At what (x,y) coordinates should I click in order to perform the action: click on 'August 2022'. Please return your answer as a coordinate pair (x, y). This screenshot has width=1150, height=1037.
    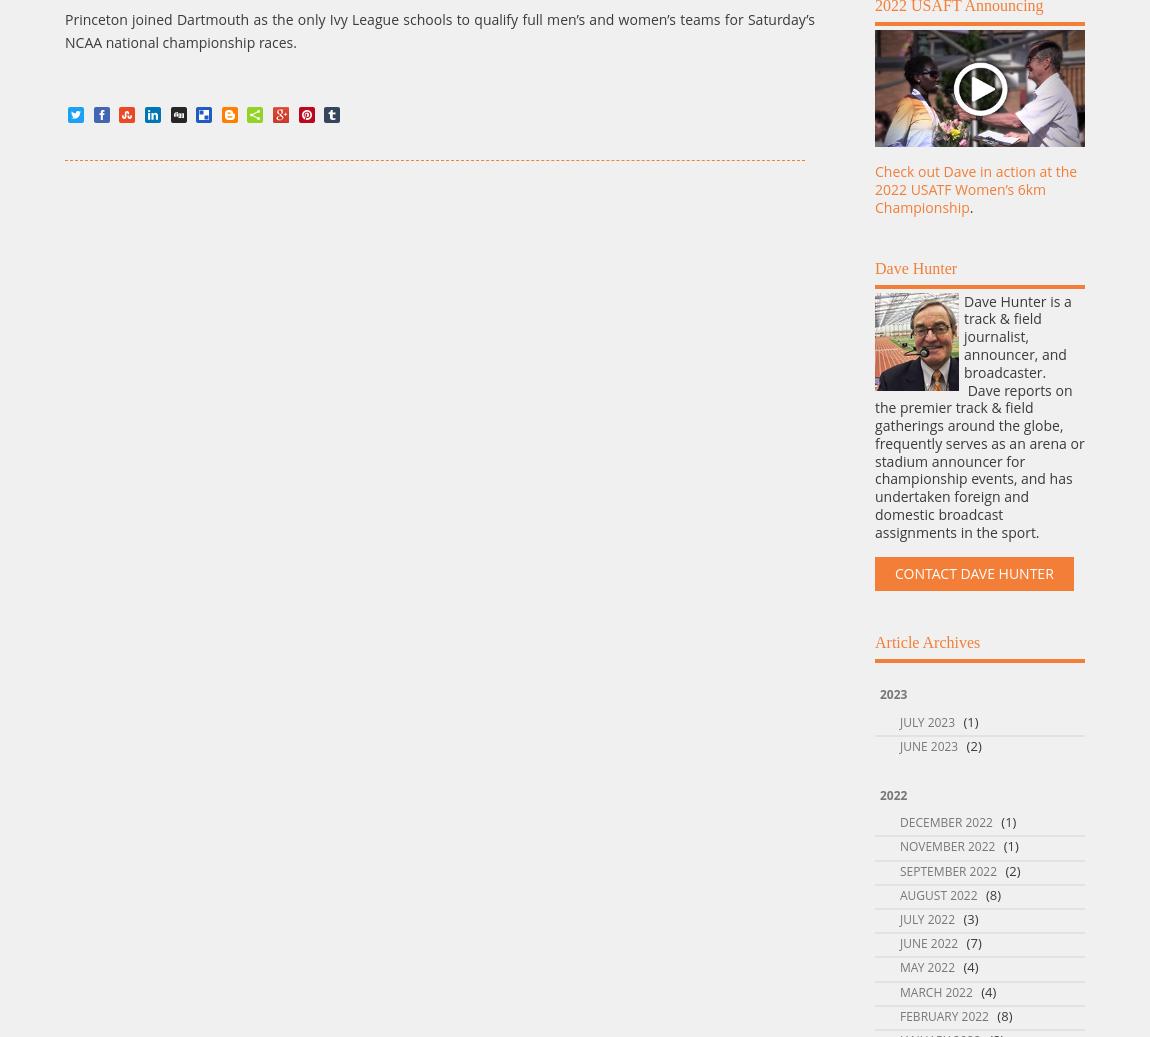
    Looking at the image, I should click on (938, 894).